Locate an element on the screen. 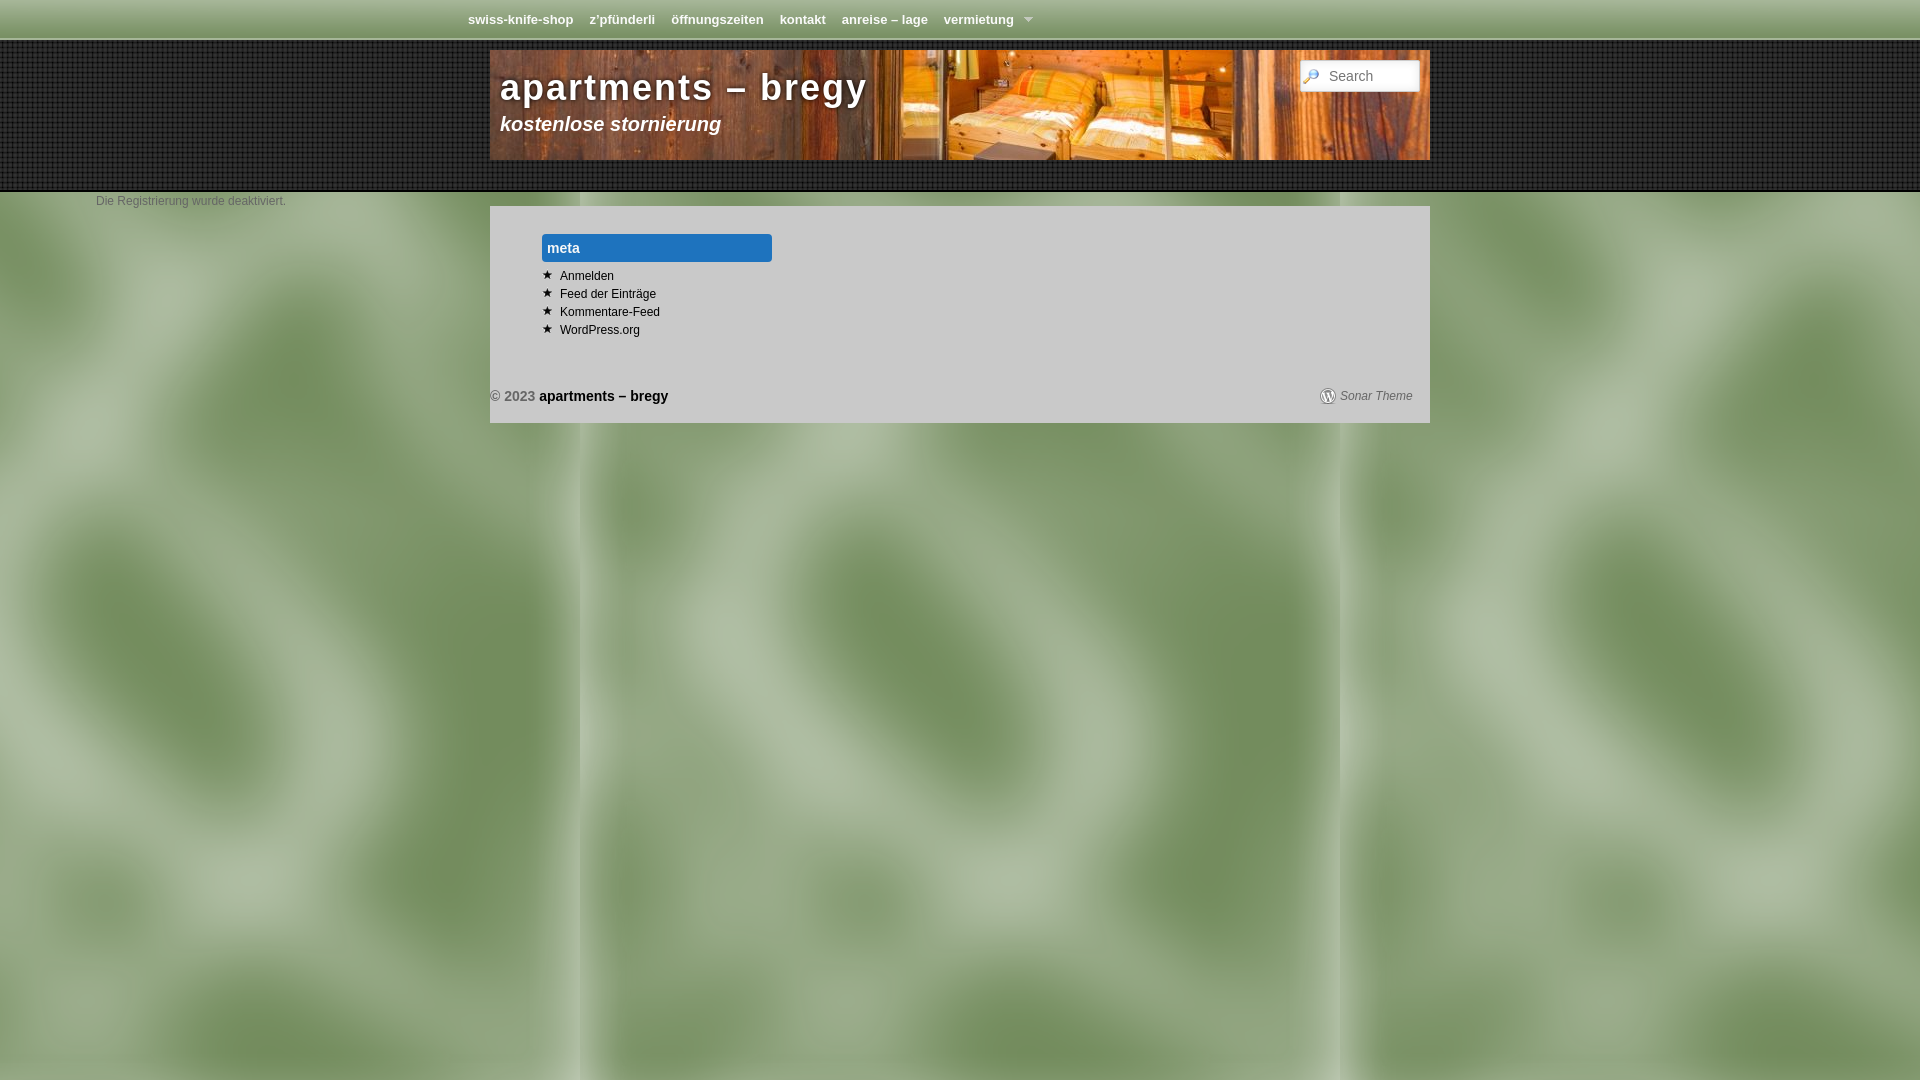 Image resolution: width=1920 pixels, height=1080 pixels. 'Anmelden' is located at coordinates (585, 276).